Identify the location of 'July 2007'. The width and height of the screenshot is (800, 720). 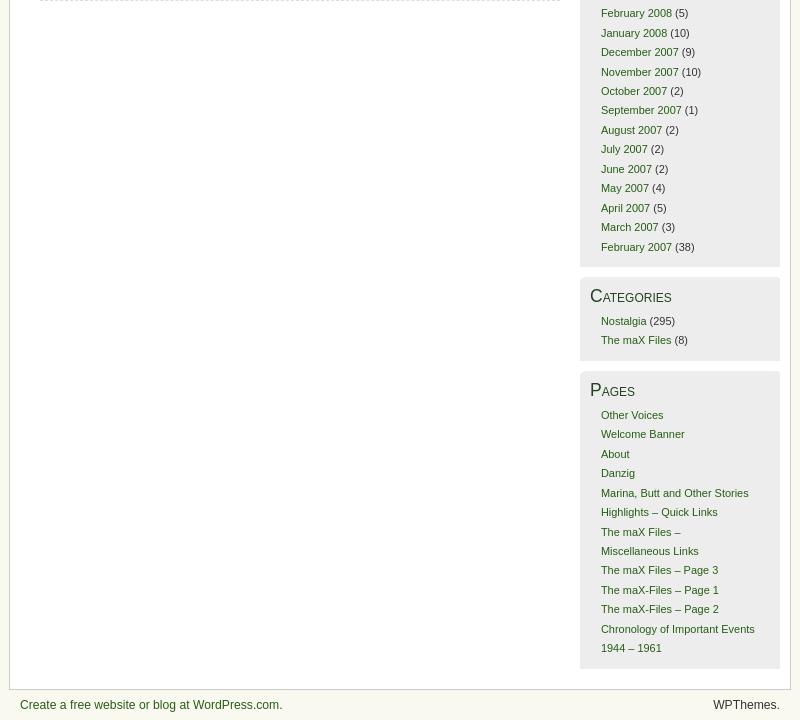
(623, 147).